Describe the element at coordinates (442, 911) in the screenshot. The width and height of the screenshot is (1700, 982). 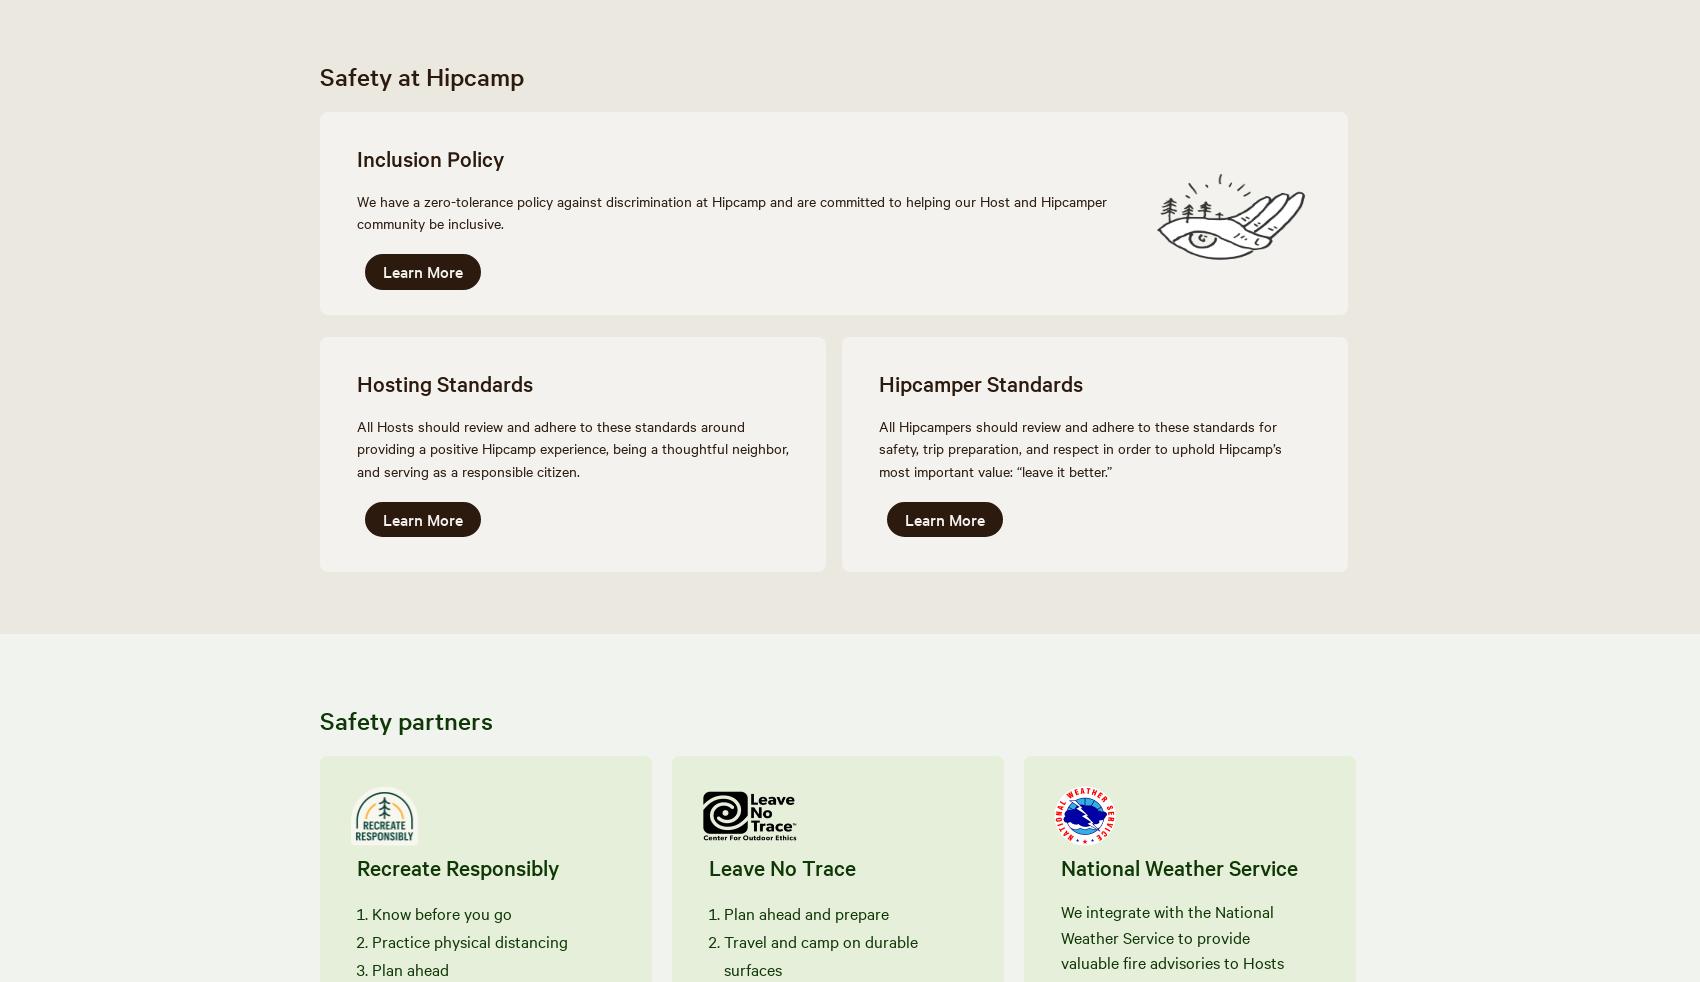
I see `'Know before you go'` at that location.